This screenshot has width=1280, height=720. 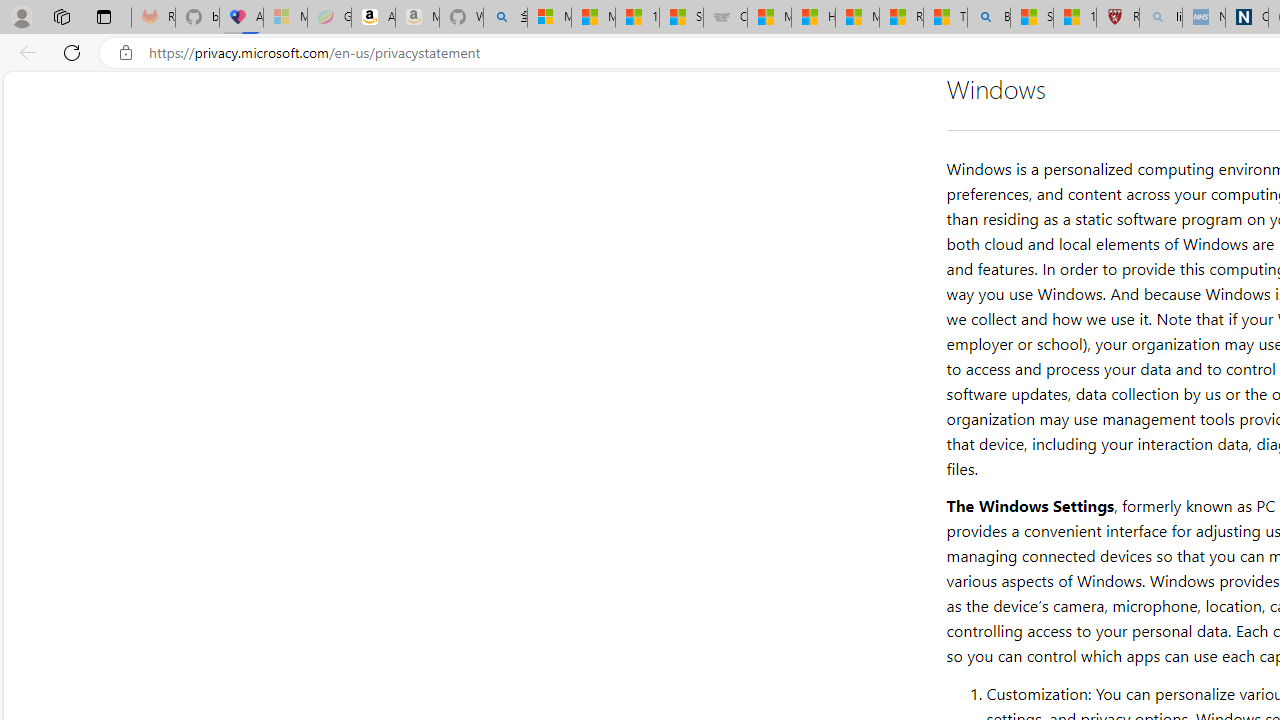 What do you see at coordinates (988, 17) in the screenshot?
I see `'Bing'` at bounding box center [988, 17].